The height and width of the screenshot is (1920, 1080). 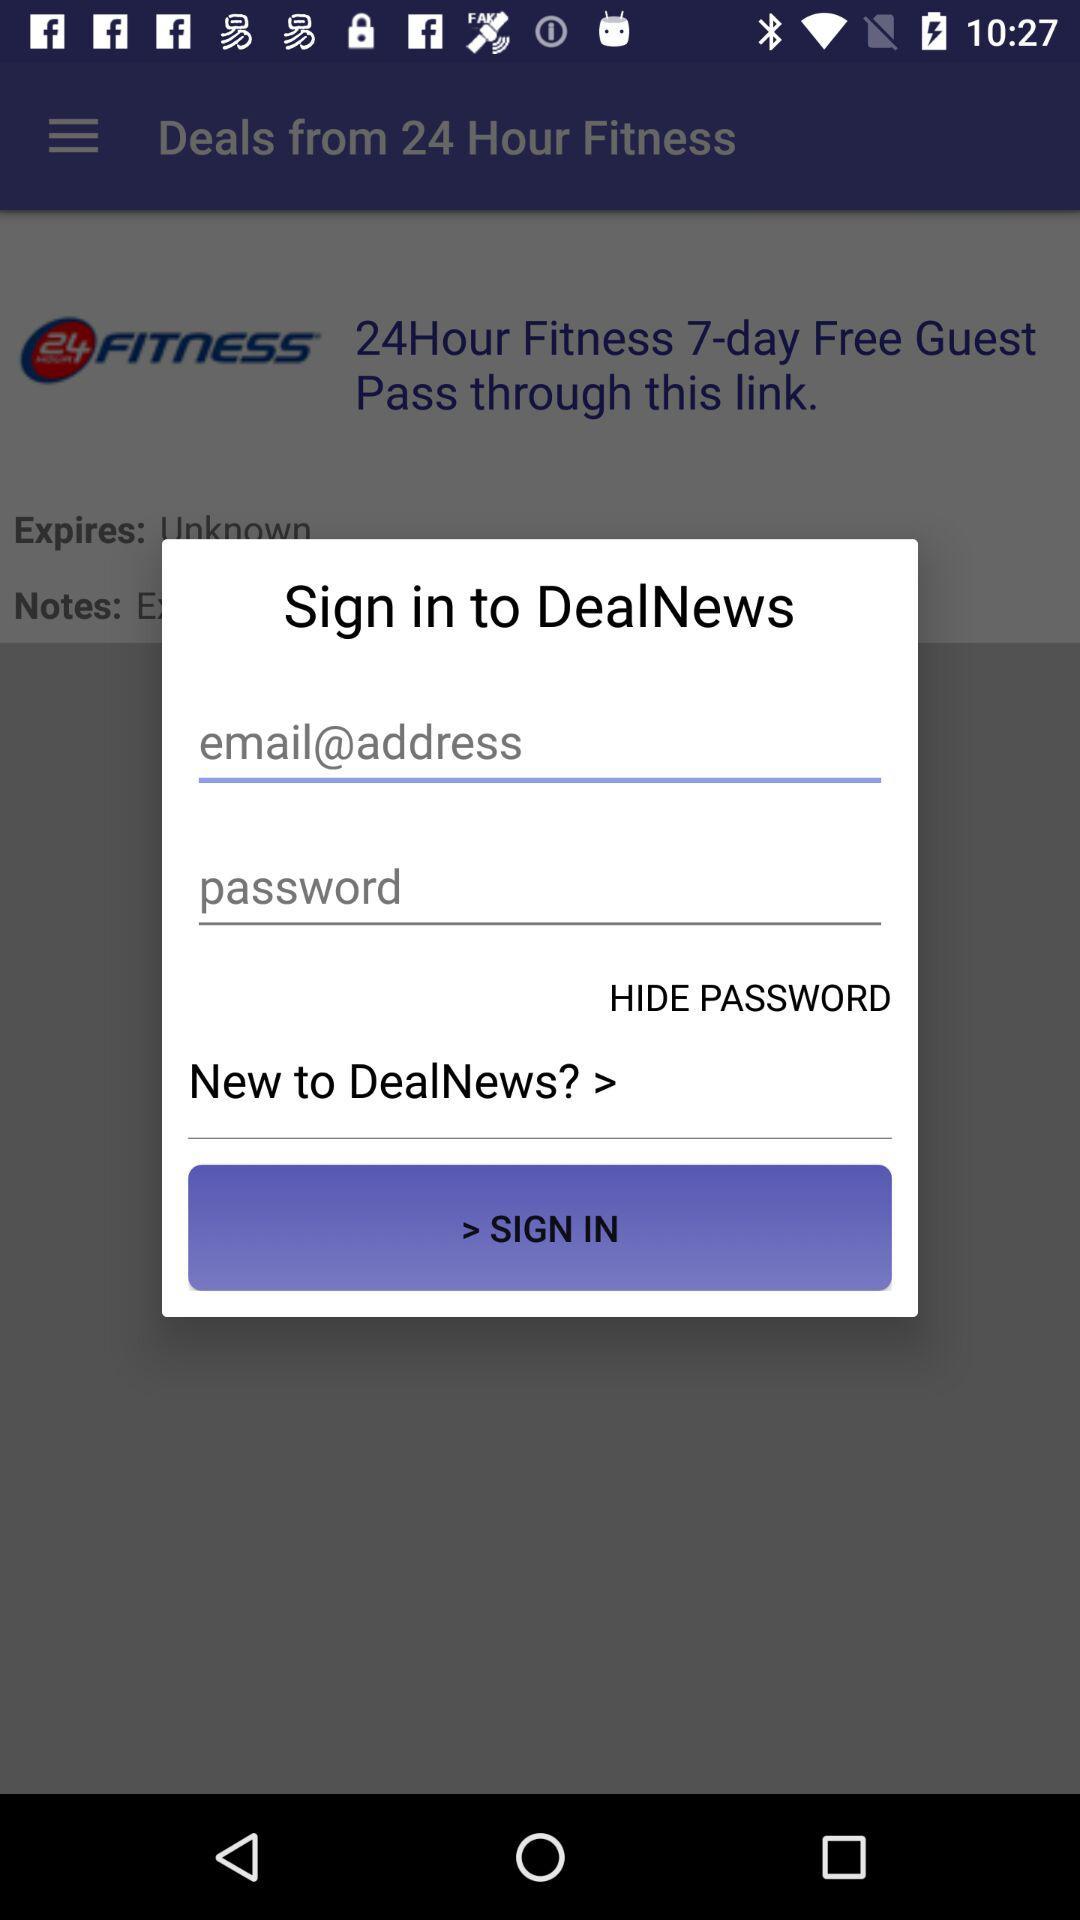 I want to click on put your password, so click(x=540, y=885).